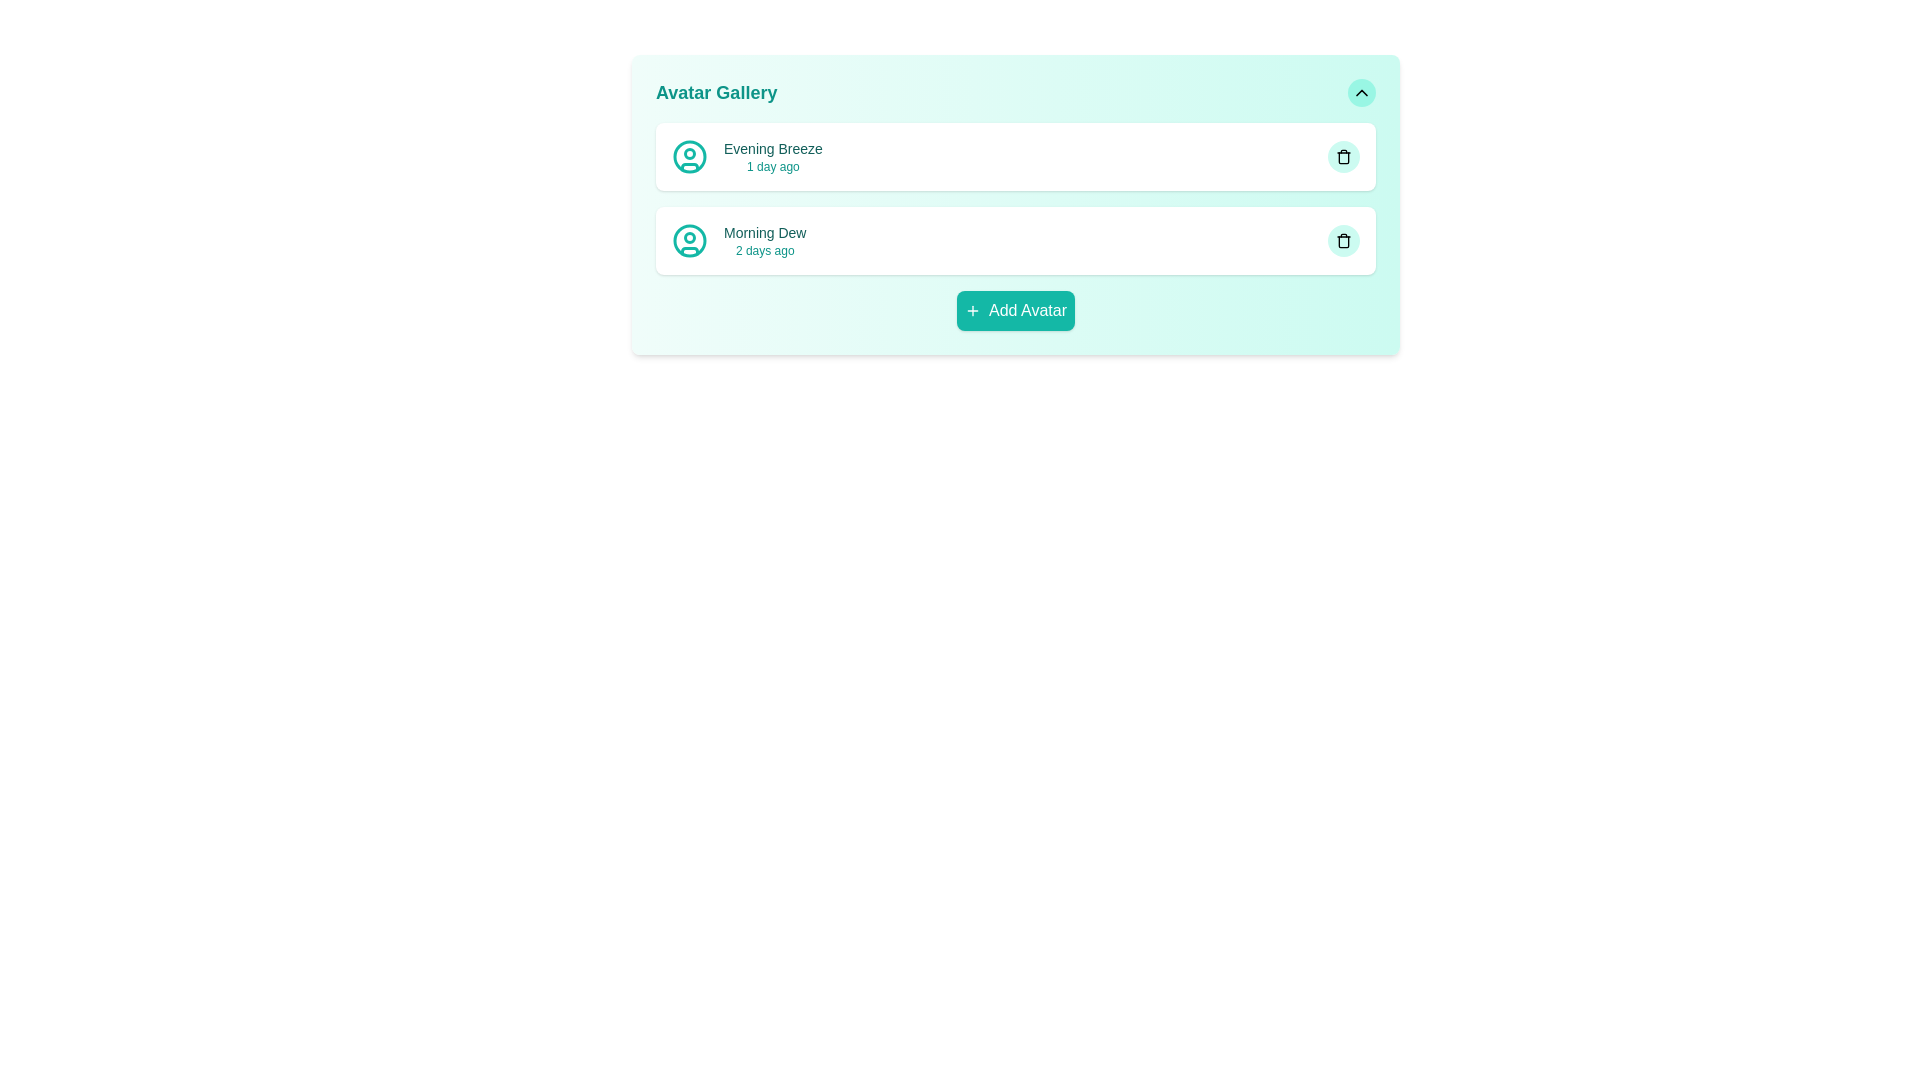 Image resolution: width=1920 pixels, height=1080 pixels. I want to click on the outermost circular border of the SVG avatar icon for the 'Morning Dew' entry located in the second row of the list, so click(690, 239).